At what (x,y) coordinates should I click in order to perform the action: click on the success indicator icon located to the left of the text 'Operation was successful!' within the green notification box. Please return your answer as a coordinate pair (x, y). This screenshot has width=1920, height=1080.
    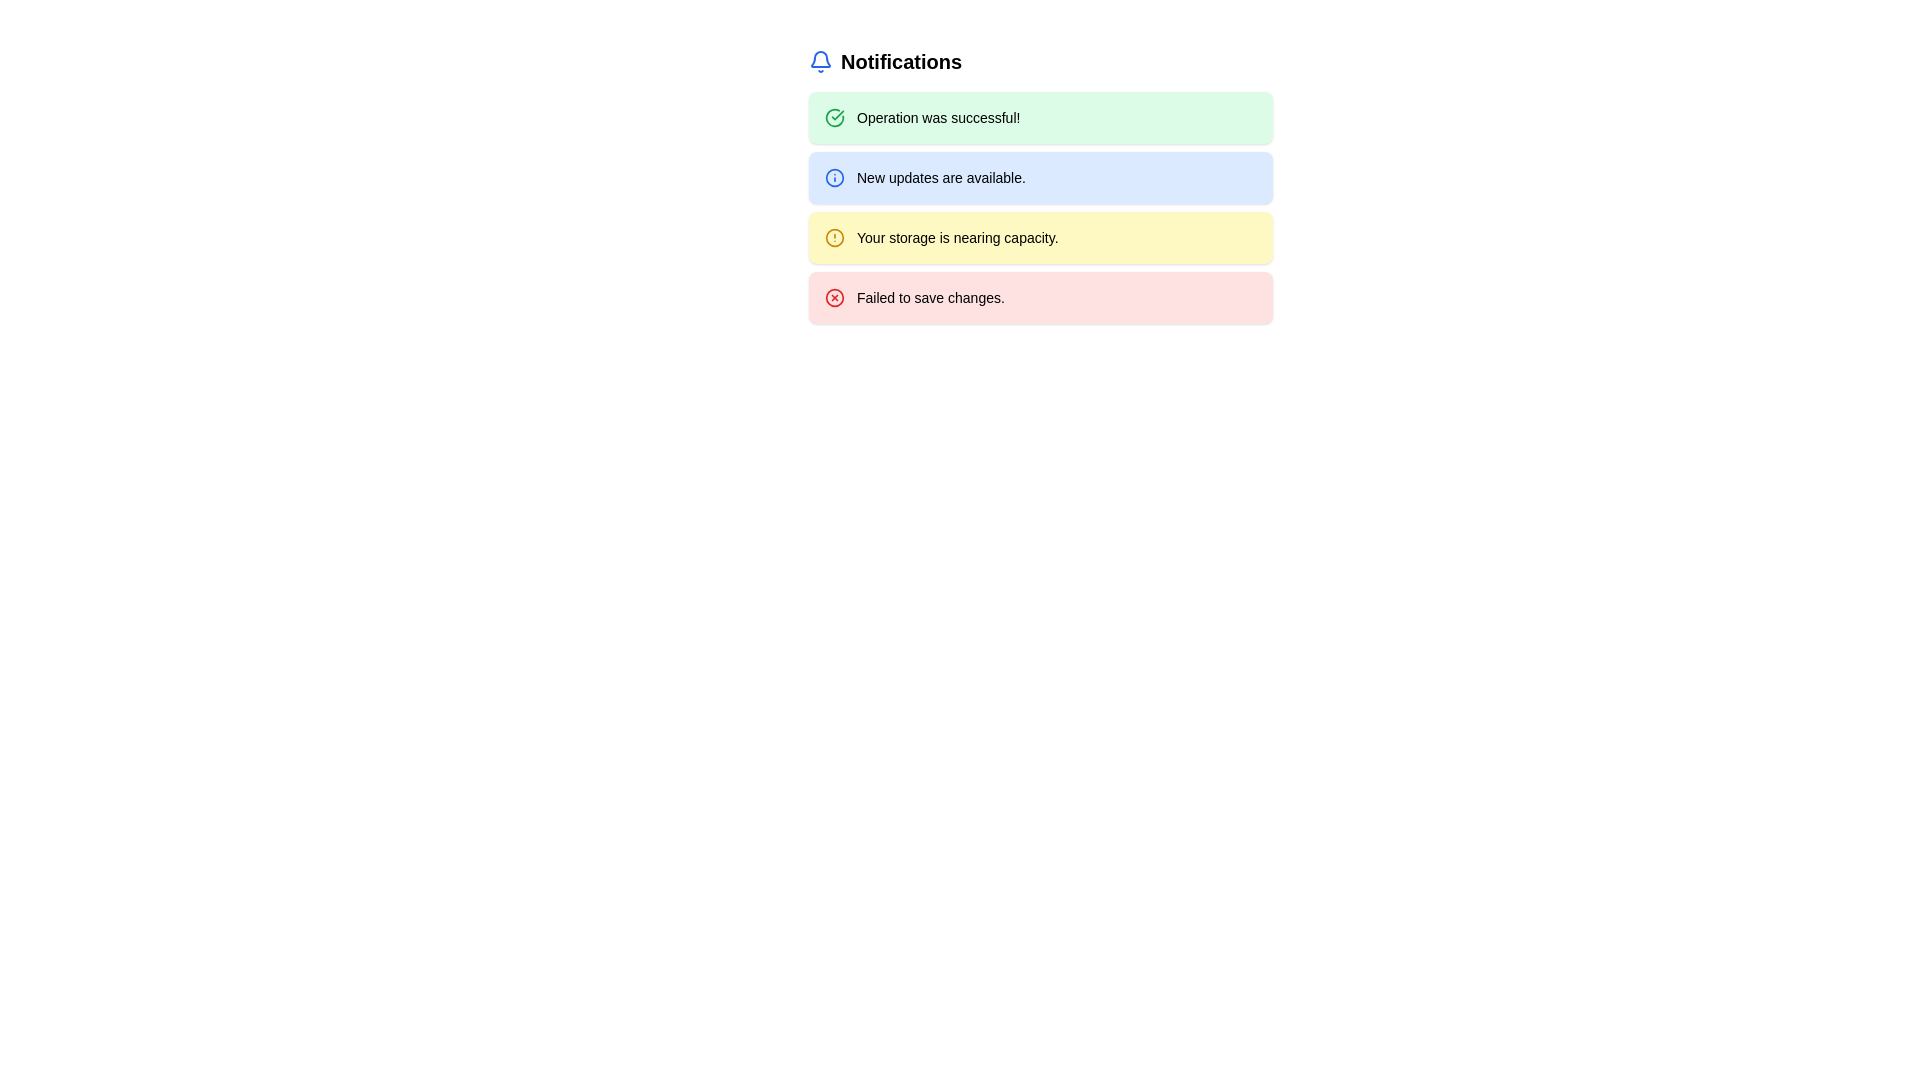
    Looking at the image, I should click on (835, 118).